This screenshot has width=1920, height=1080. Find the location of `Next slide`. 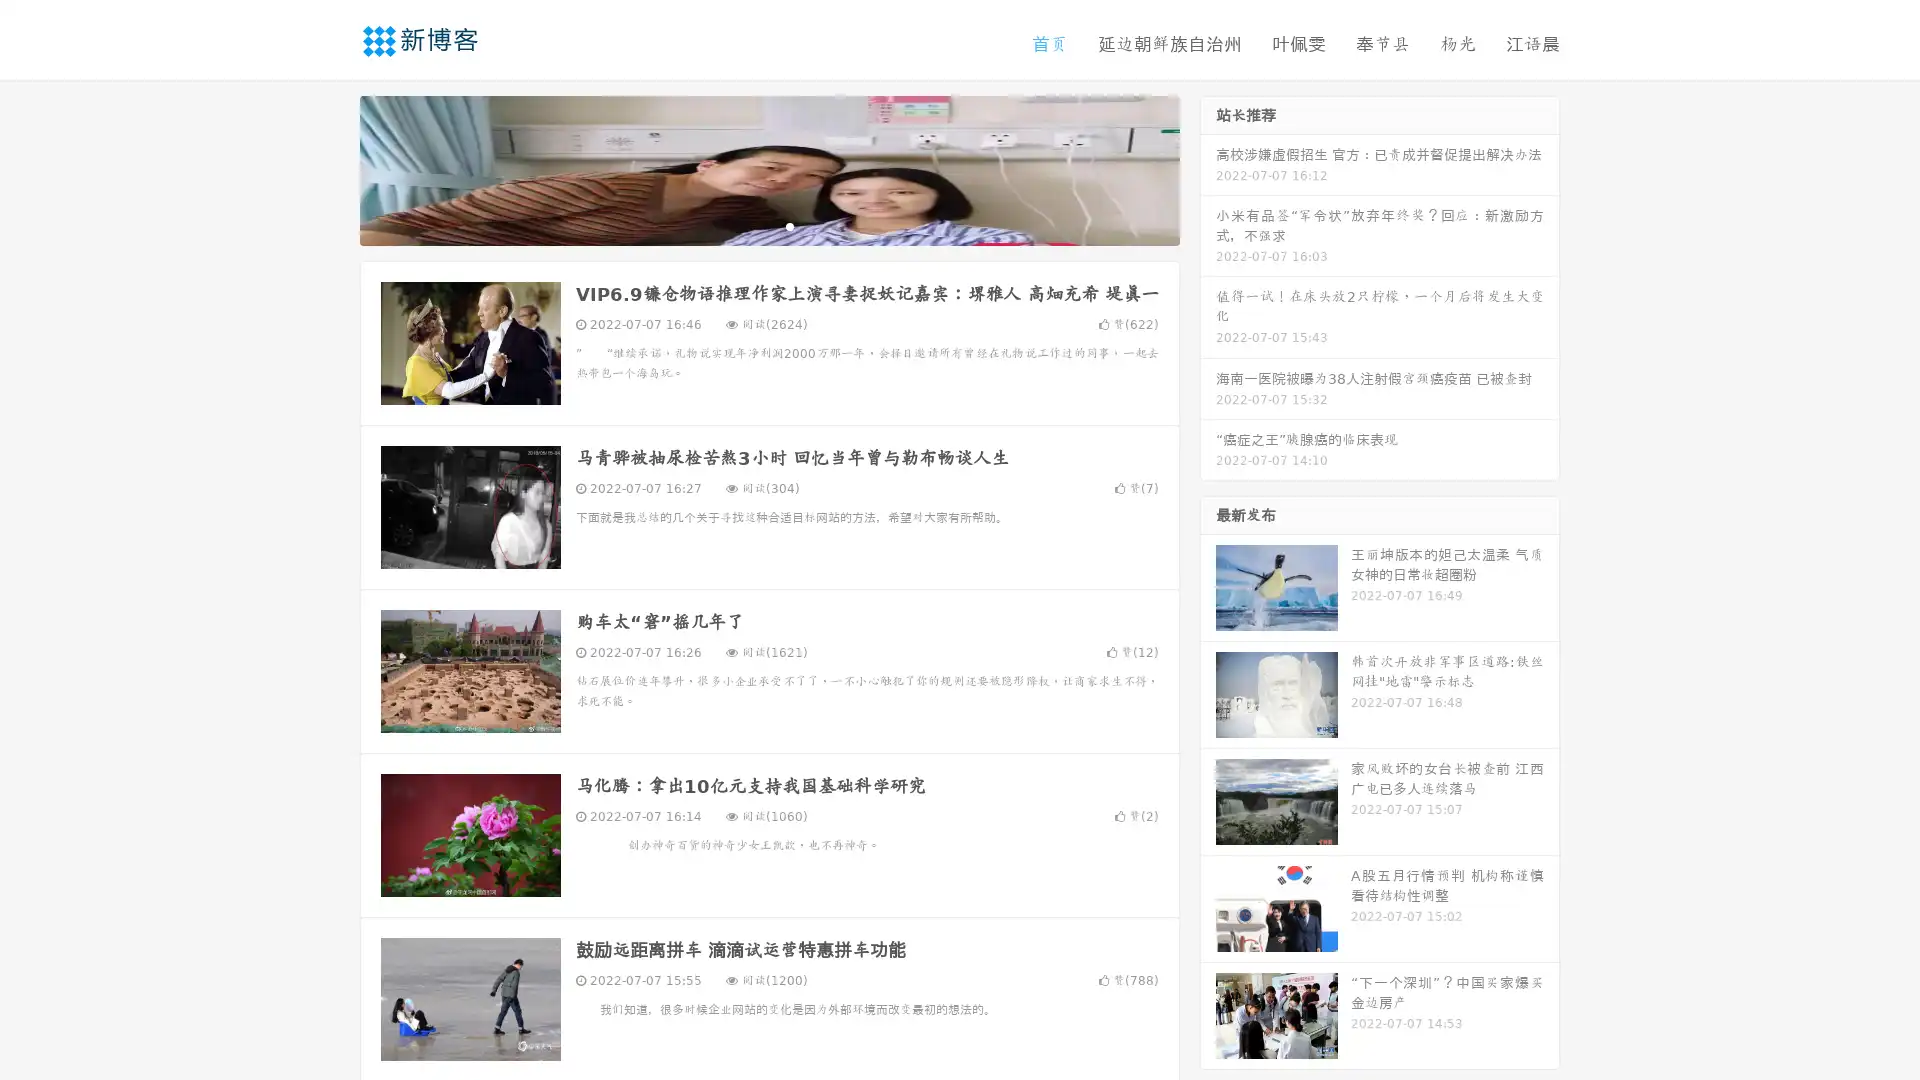

Next slide is located at coordinates (1208, 168).